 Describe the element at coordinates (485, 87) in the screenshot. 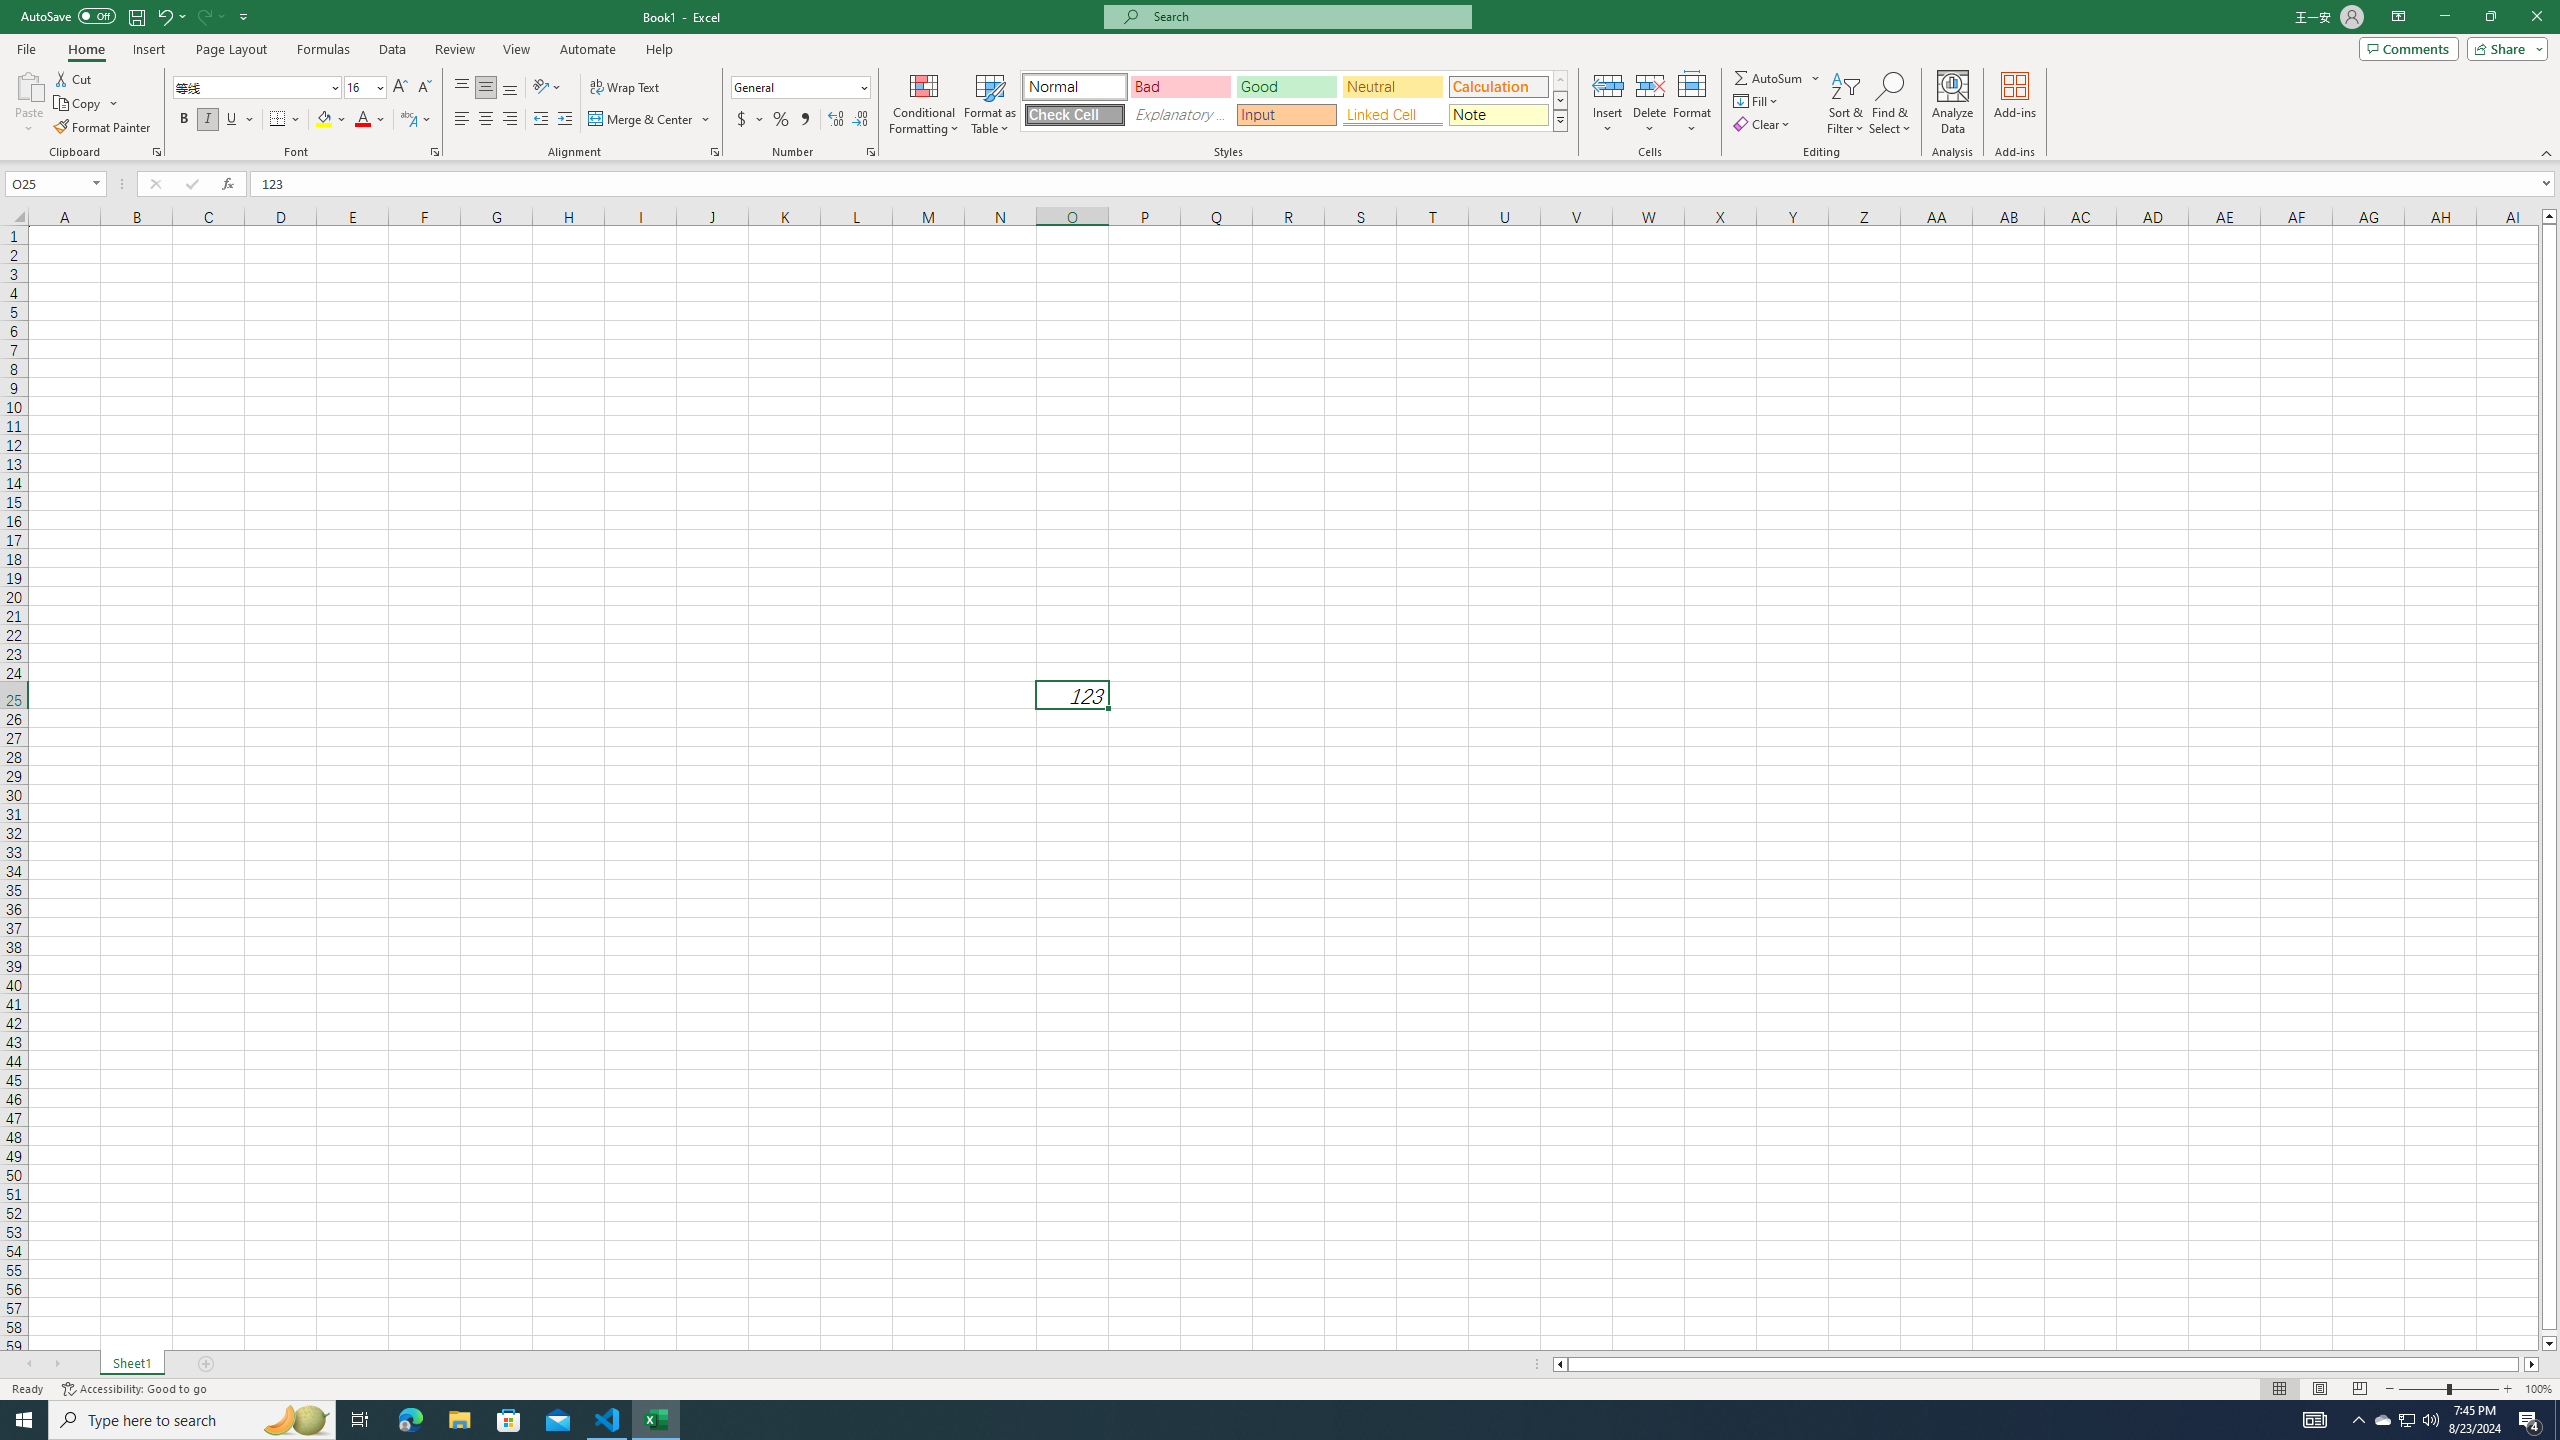

I see `'Middle Align'` at that location.